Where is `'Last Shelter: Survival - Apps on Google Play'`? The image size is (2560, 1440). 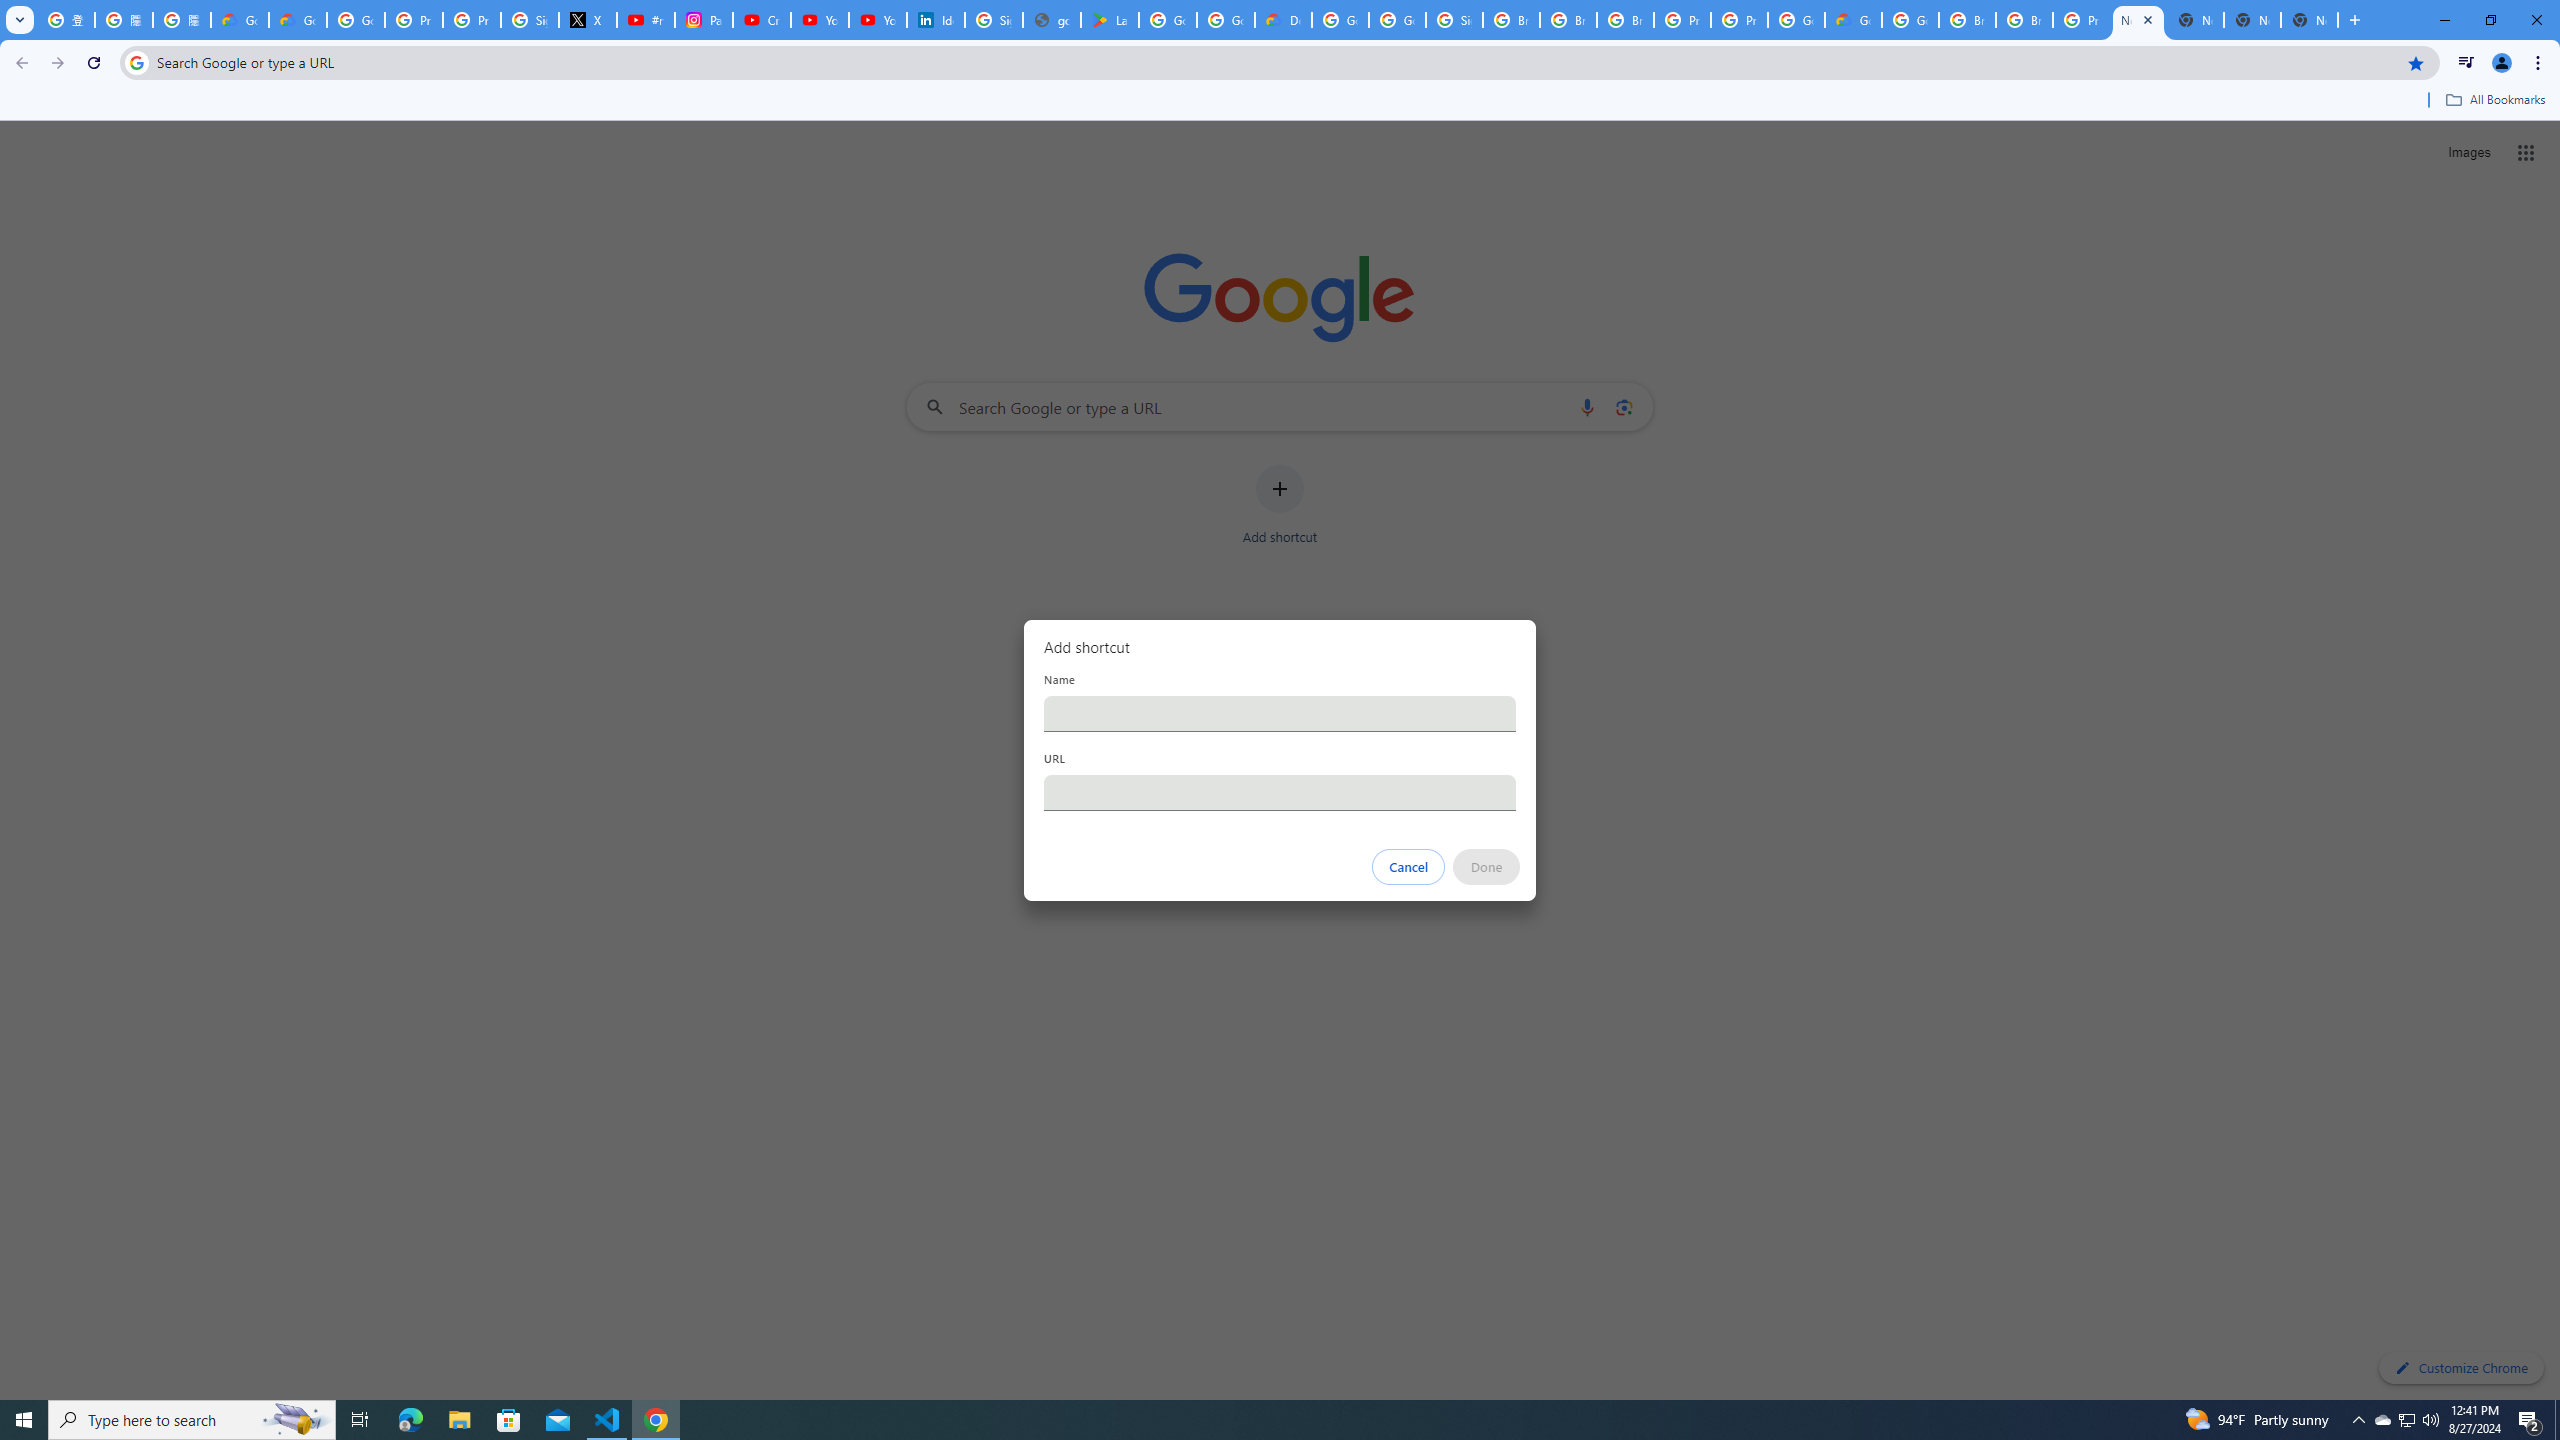
'Last Shelter: Survival - Apps on Google Play' is located at coordinates (1108, 19).